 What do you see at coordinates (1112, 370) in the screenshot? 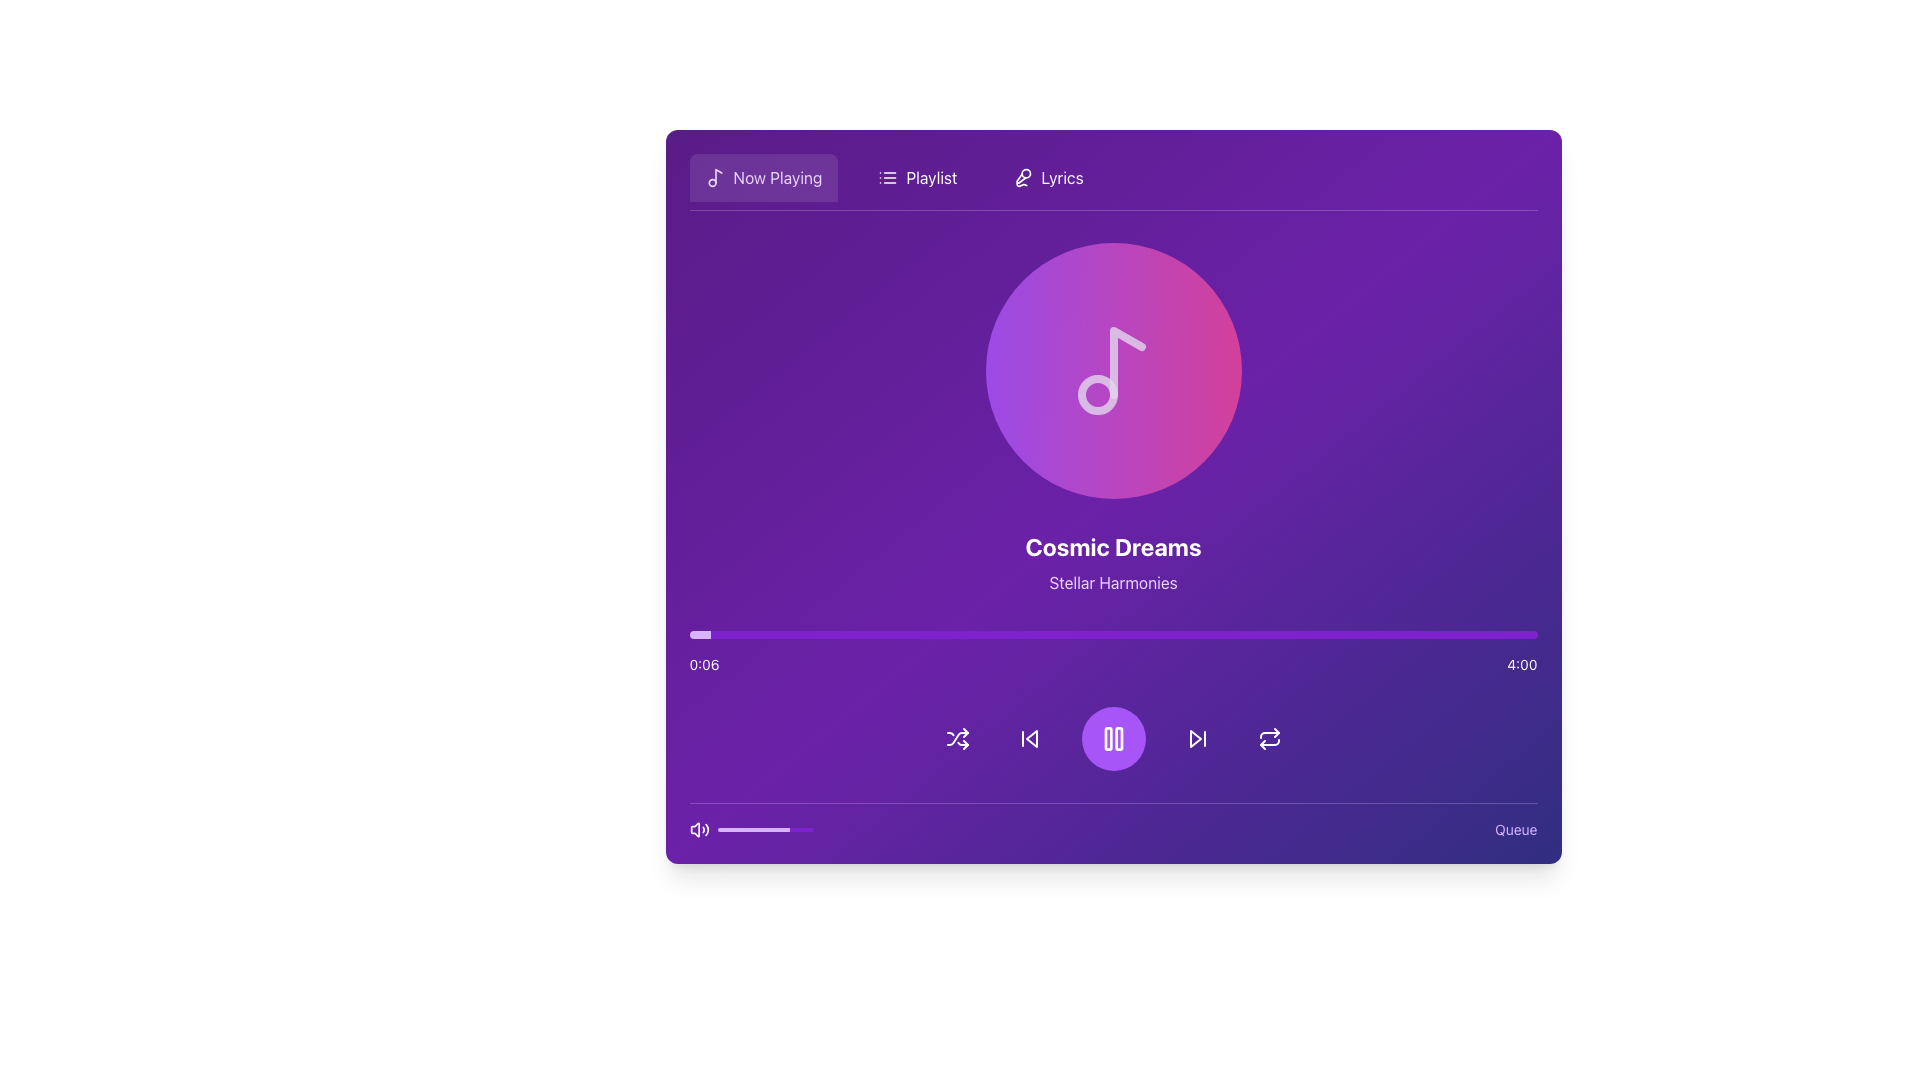
I see `the circular music note icon with a gradient background, located in the center of the interface` at bounding box center [1112, 370].